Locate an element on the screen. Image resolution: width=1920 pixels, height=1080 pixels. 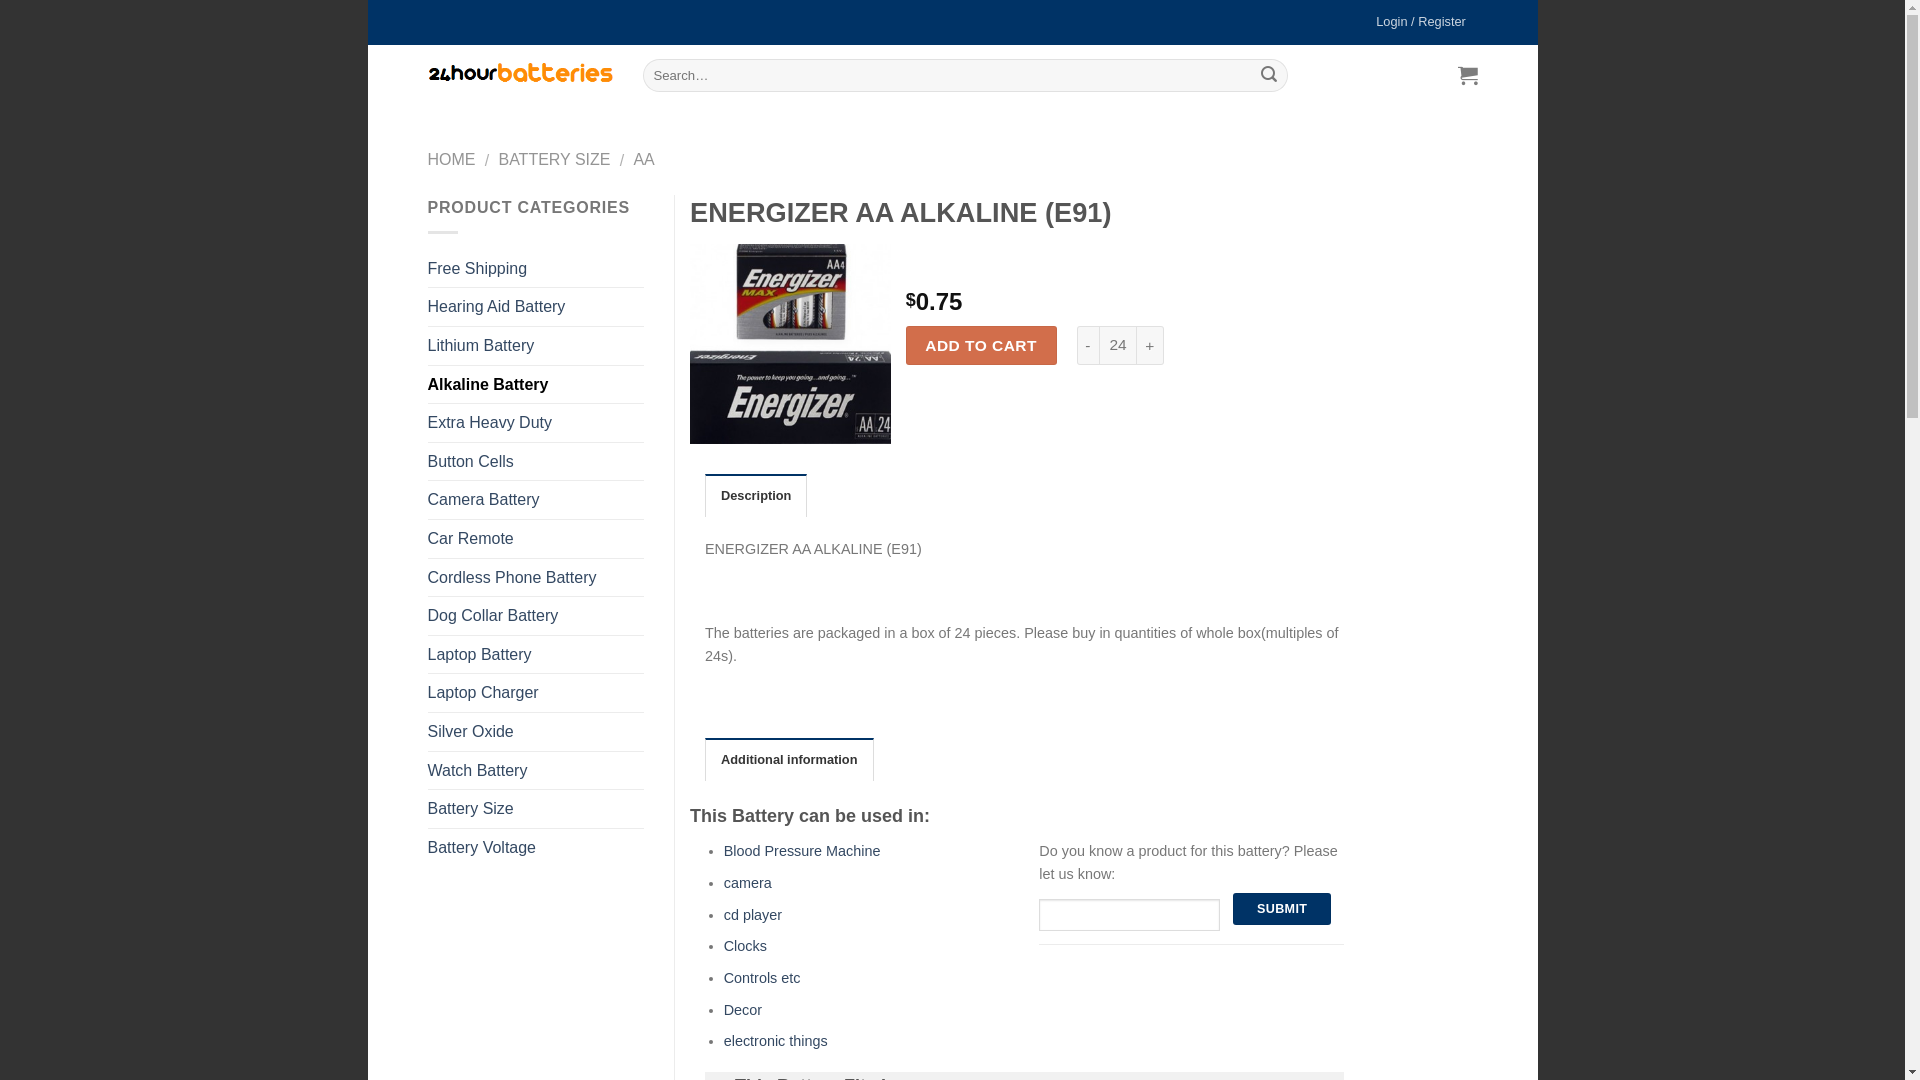
'Decor' is located at coordinates (742, 1010).